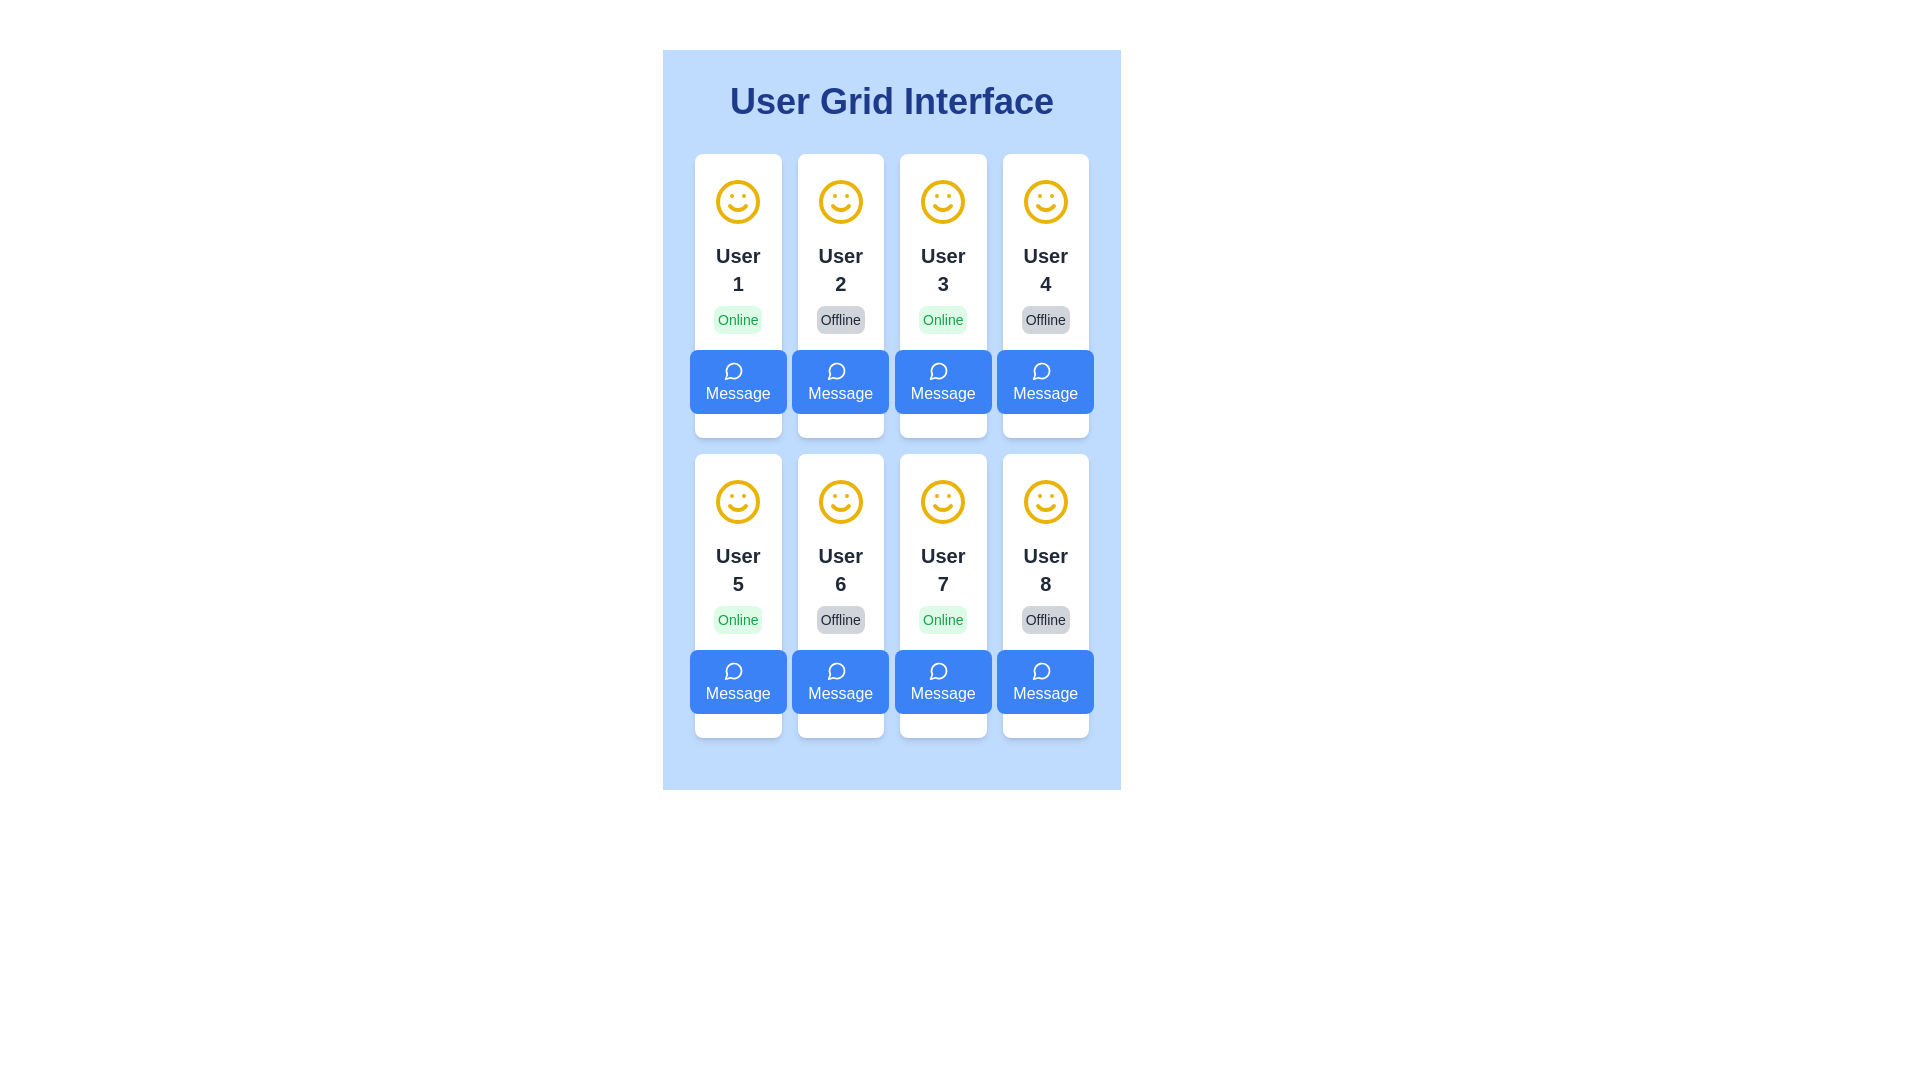  I want to click on the blue rectangular button labeled 'Message' with a speech bubble icon to initiate a message for 'User 1', so click(737, 381).